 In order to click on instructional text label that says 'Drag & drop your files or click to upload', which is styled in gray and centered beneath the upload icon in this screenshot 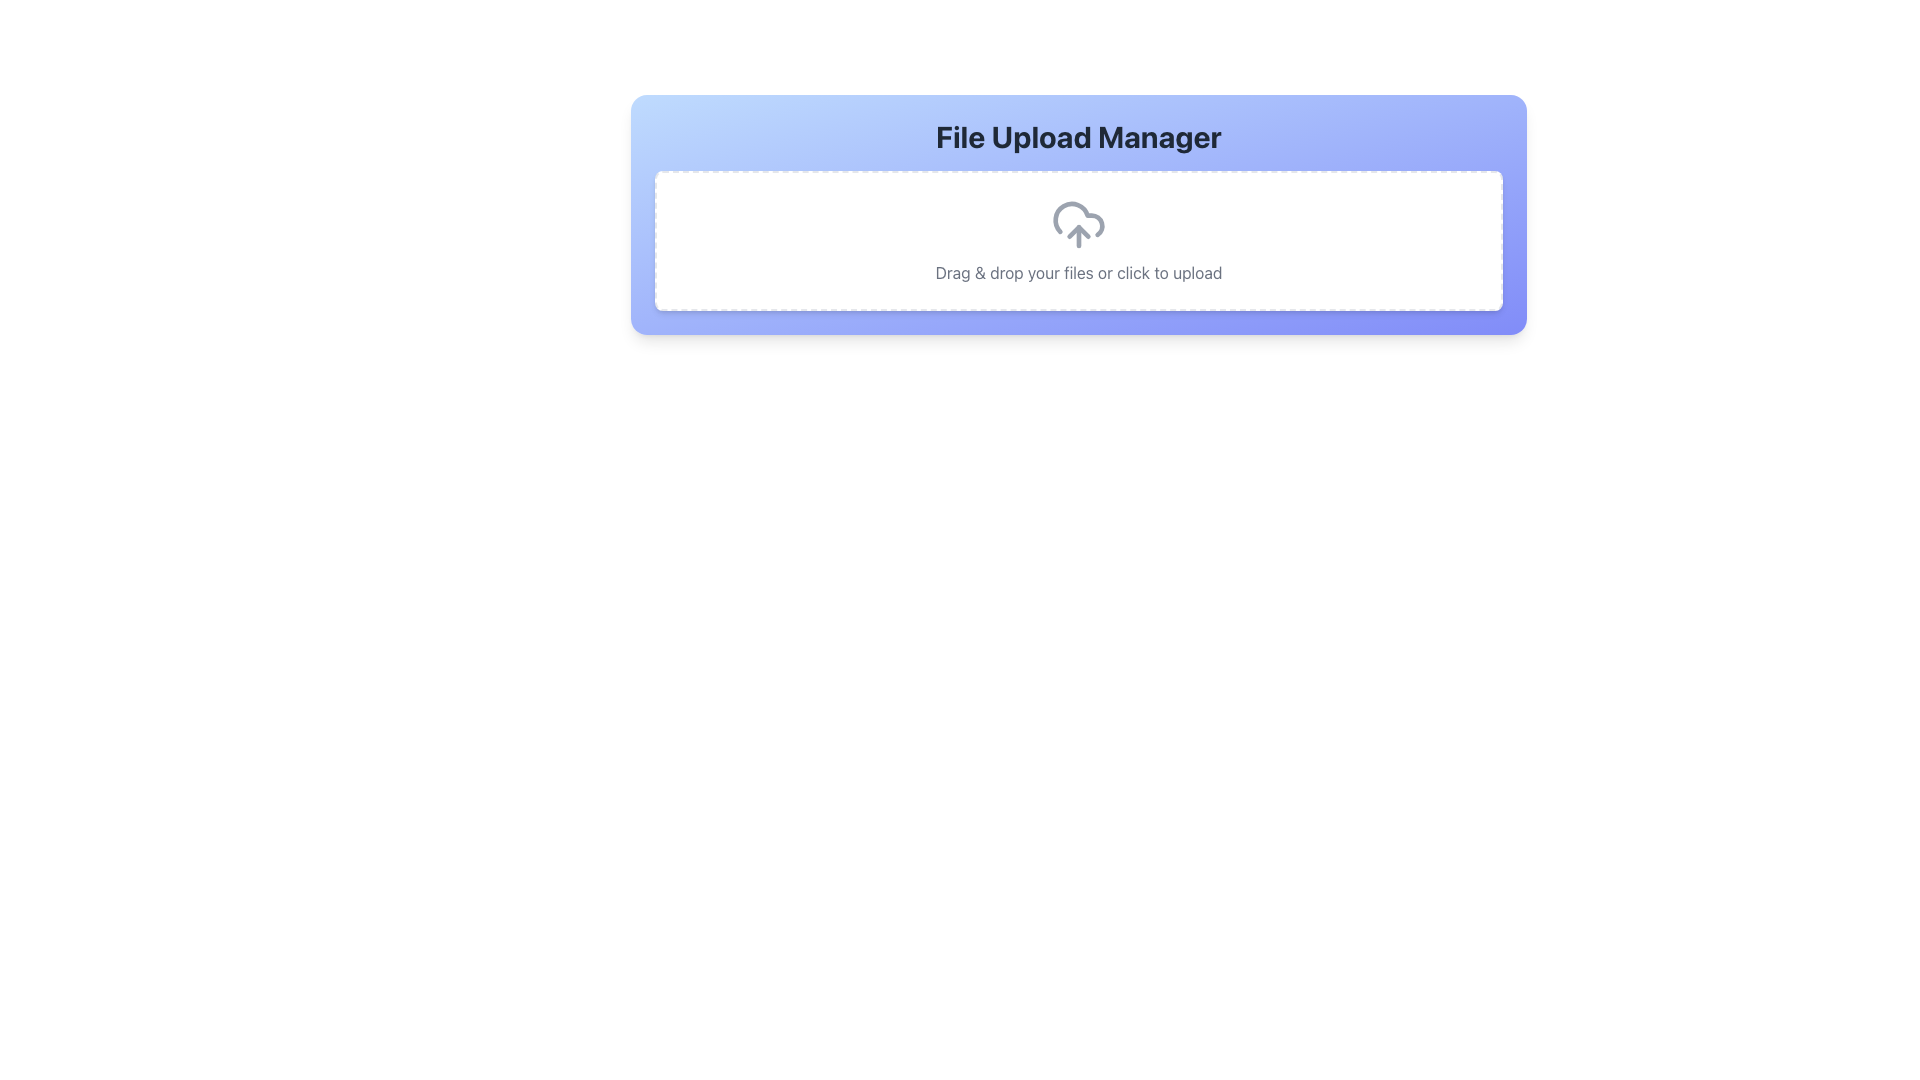, I will do `click(1078, 273)`.